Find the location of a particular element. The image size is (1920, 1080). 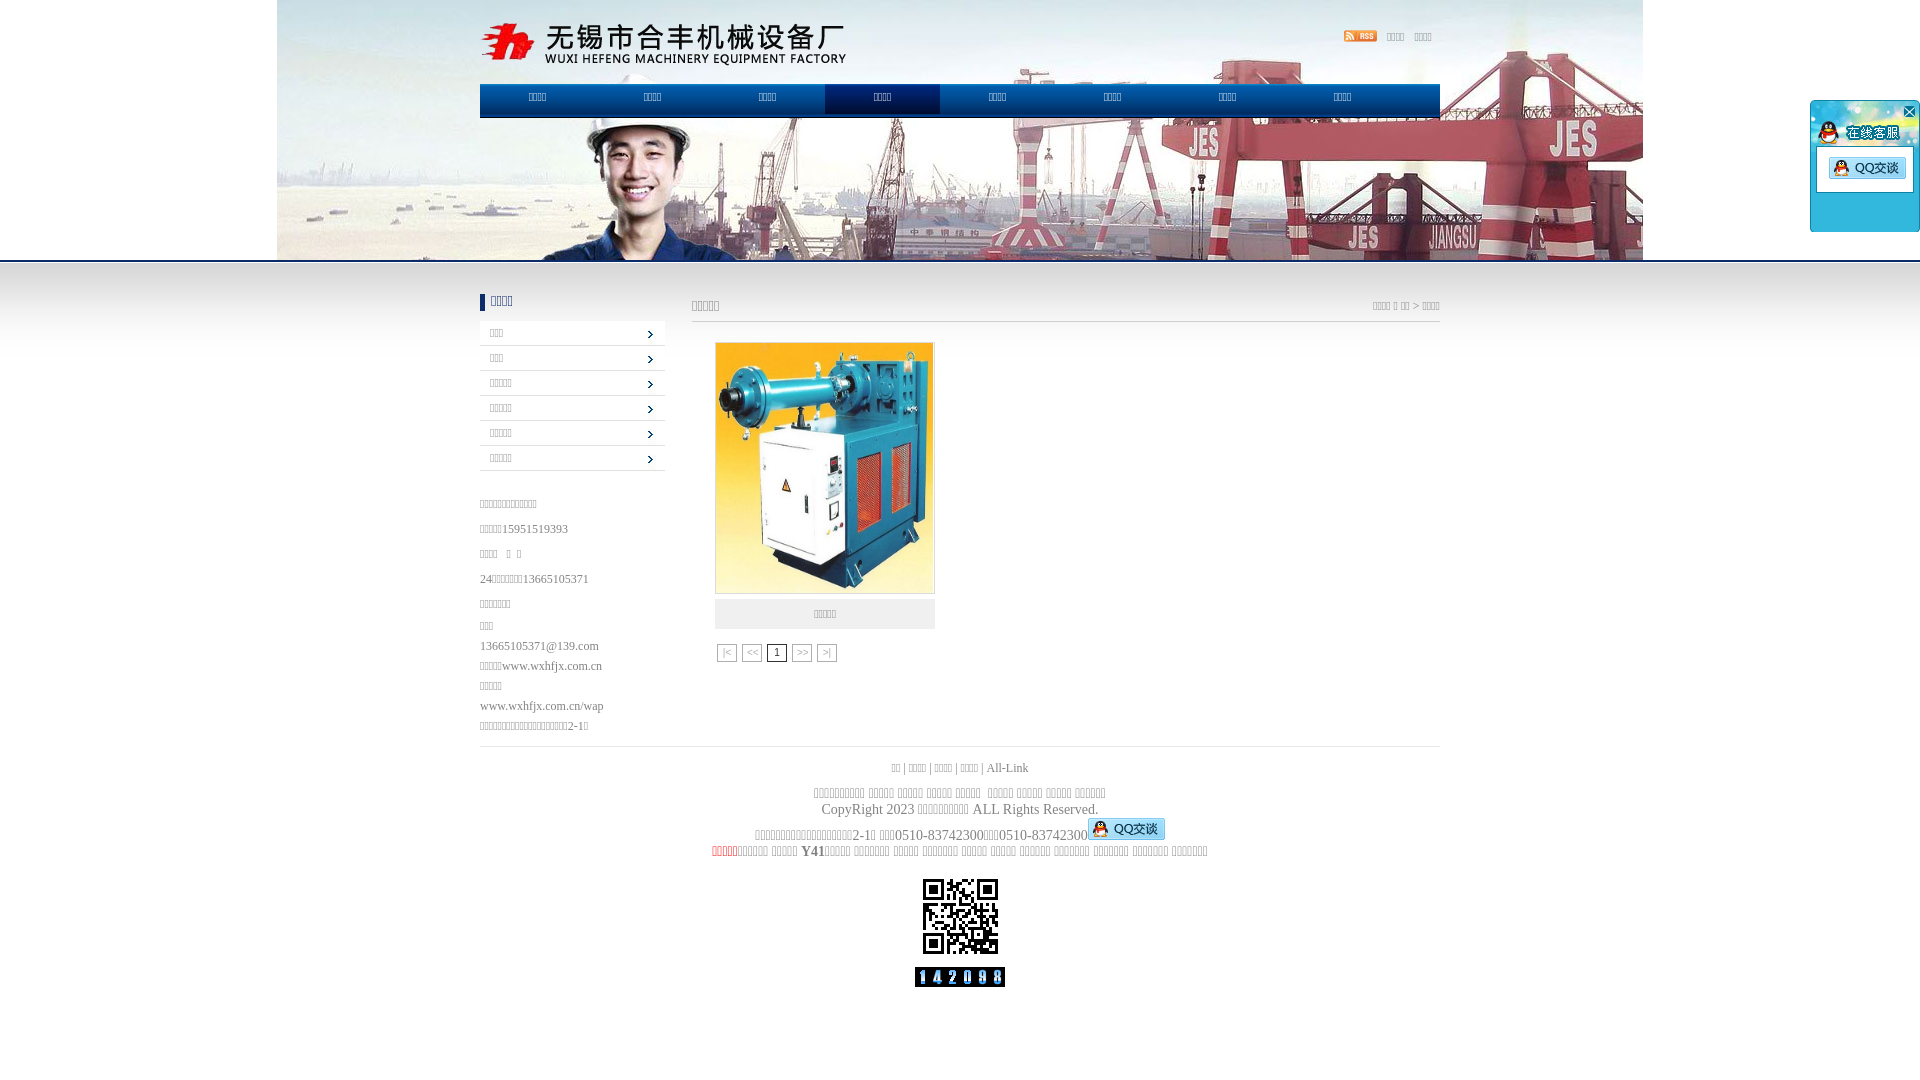

'1' is located at coordinates (776, 652).